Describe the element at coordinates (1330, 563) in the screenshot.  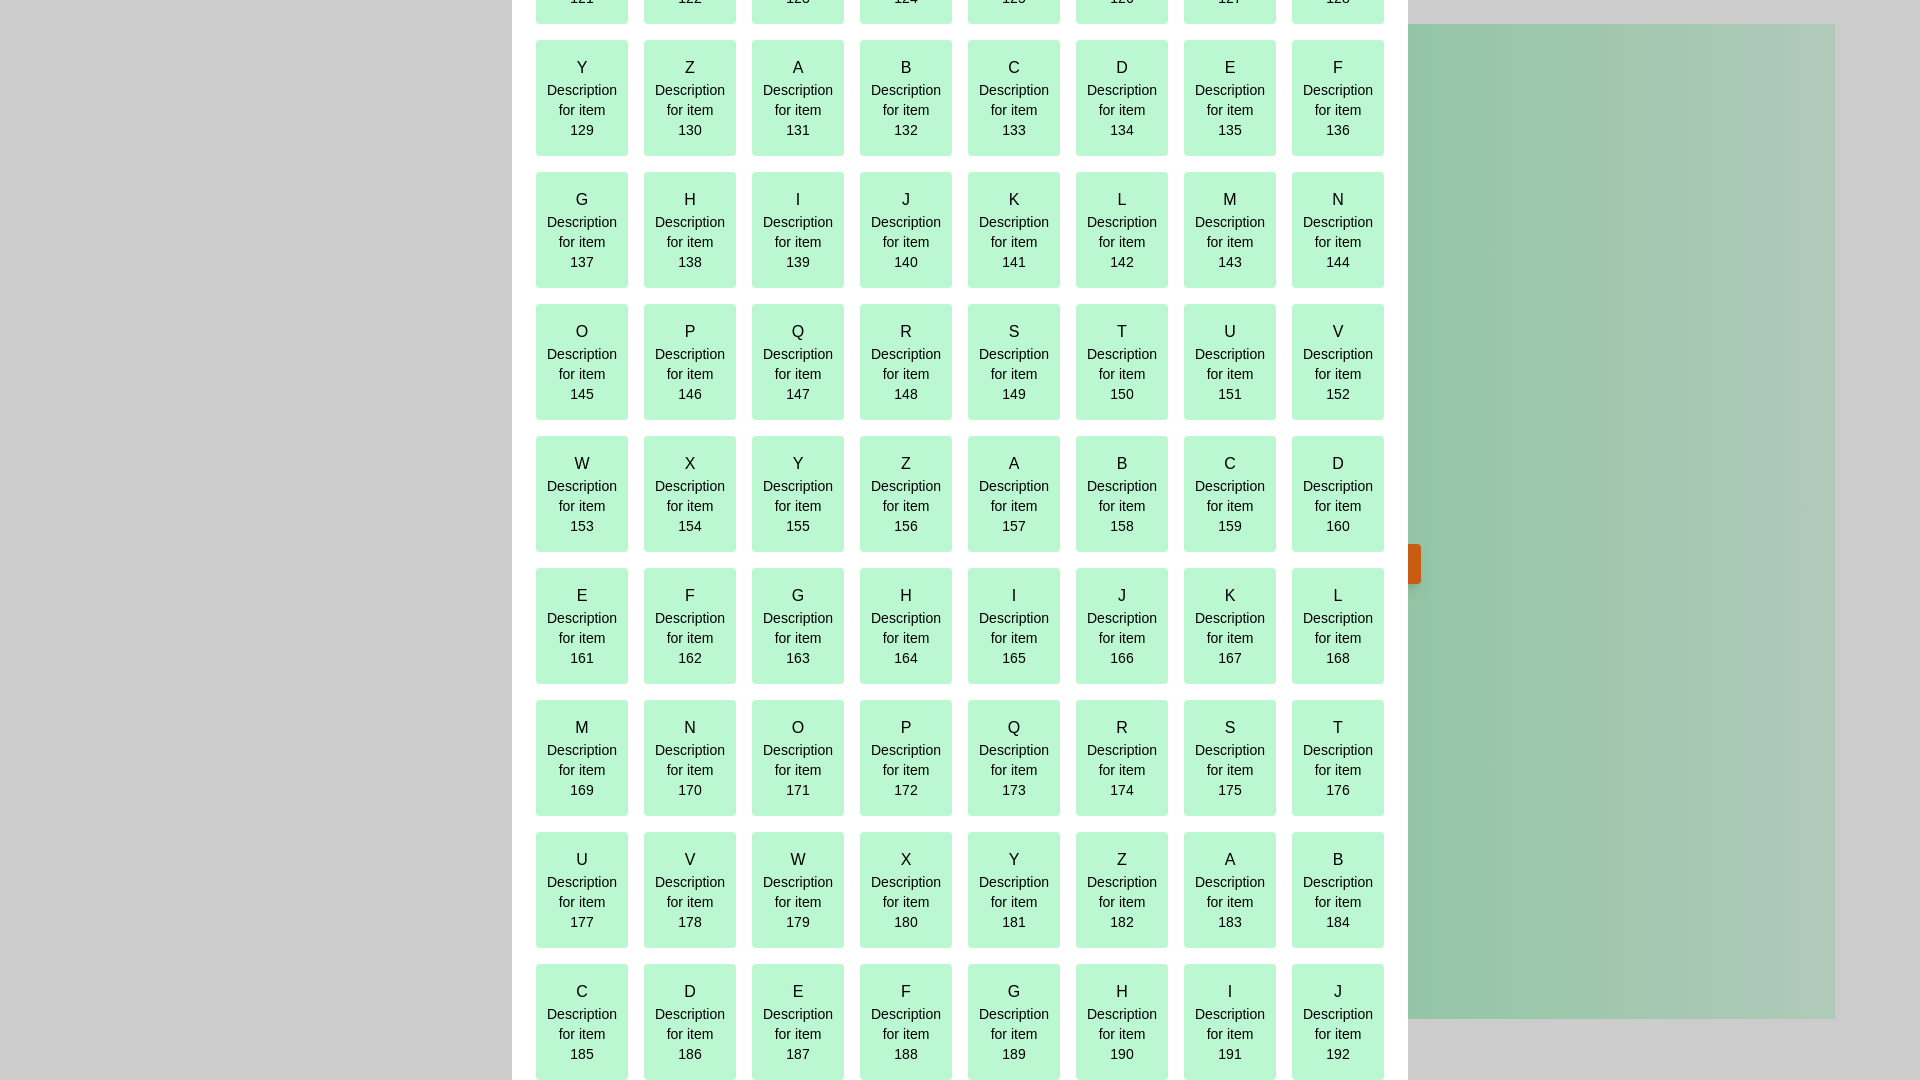
I see `the 'View Interactive Grid' button to open the interactive grid` at that location.